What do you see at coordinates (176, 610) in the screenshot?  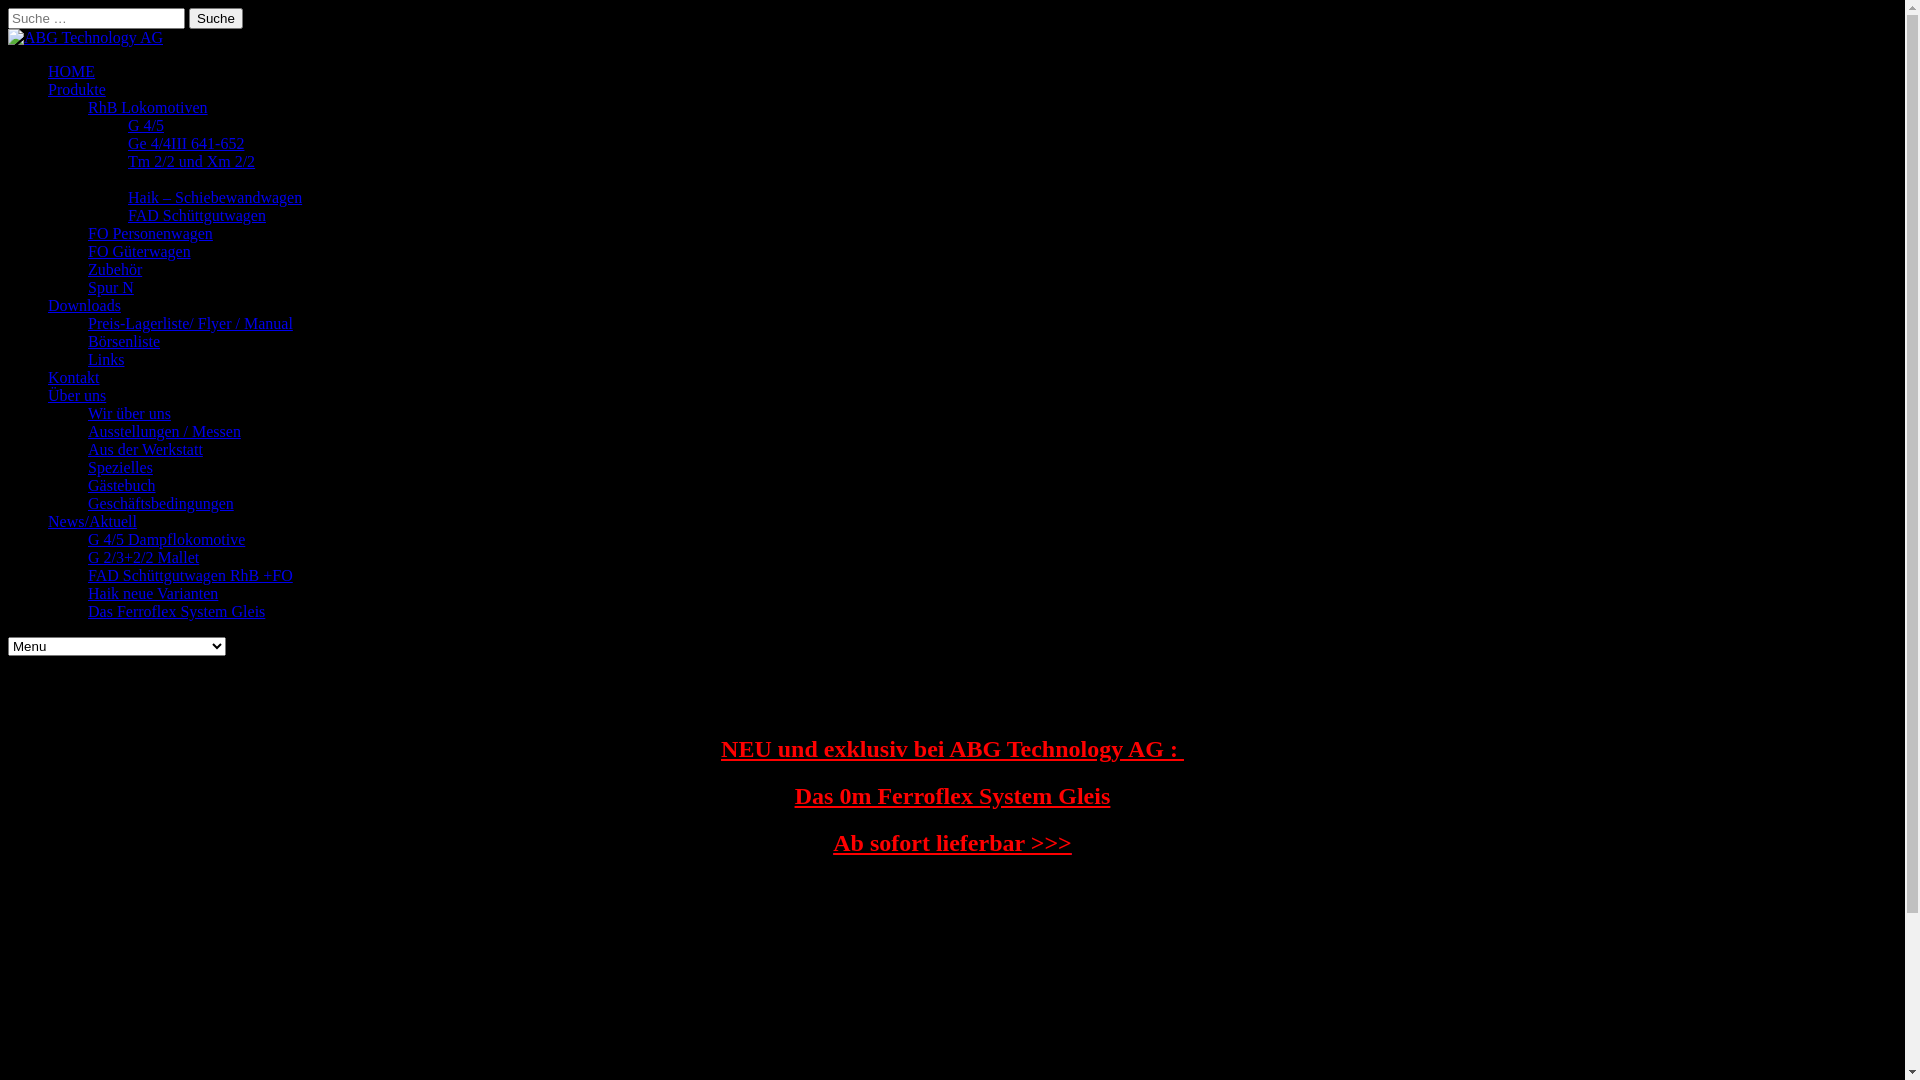 I see `'Das Ferroflex System Gleis'` at bounding box center [176, 610].